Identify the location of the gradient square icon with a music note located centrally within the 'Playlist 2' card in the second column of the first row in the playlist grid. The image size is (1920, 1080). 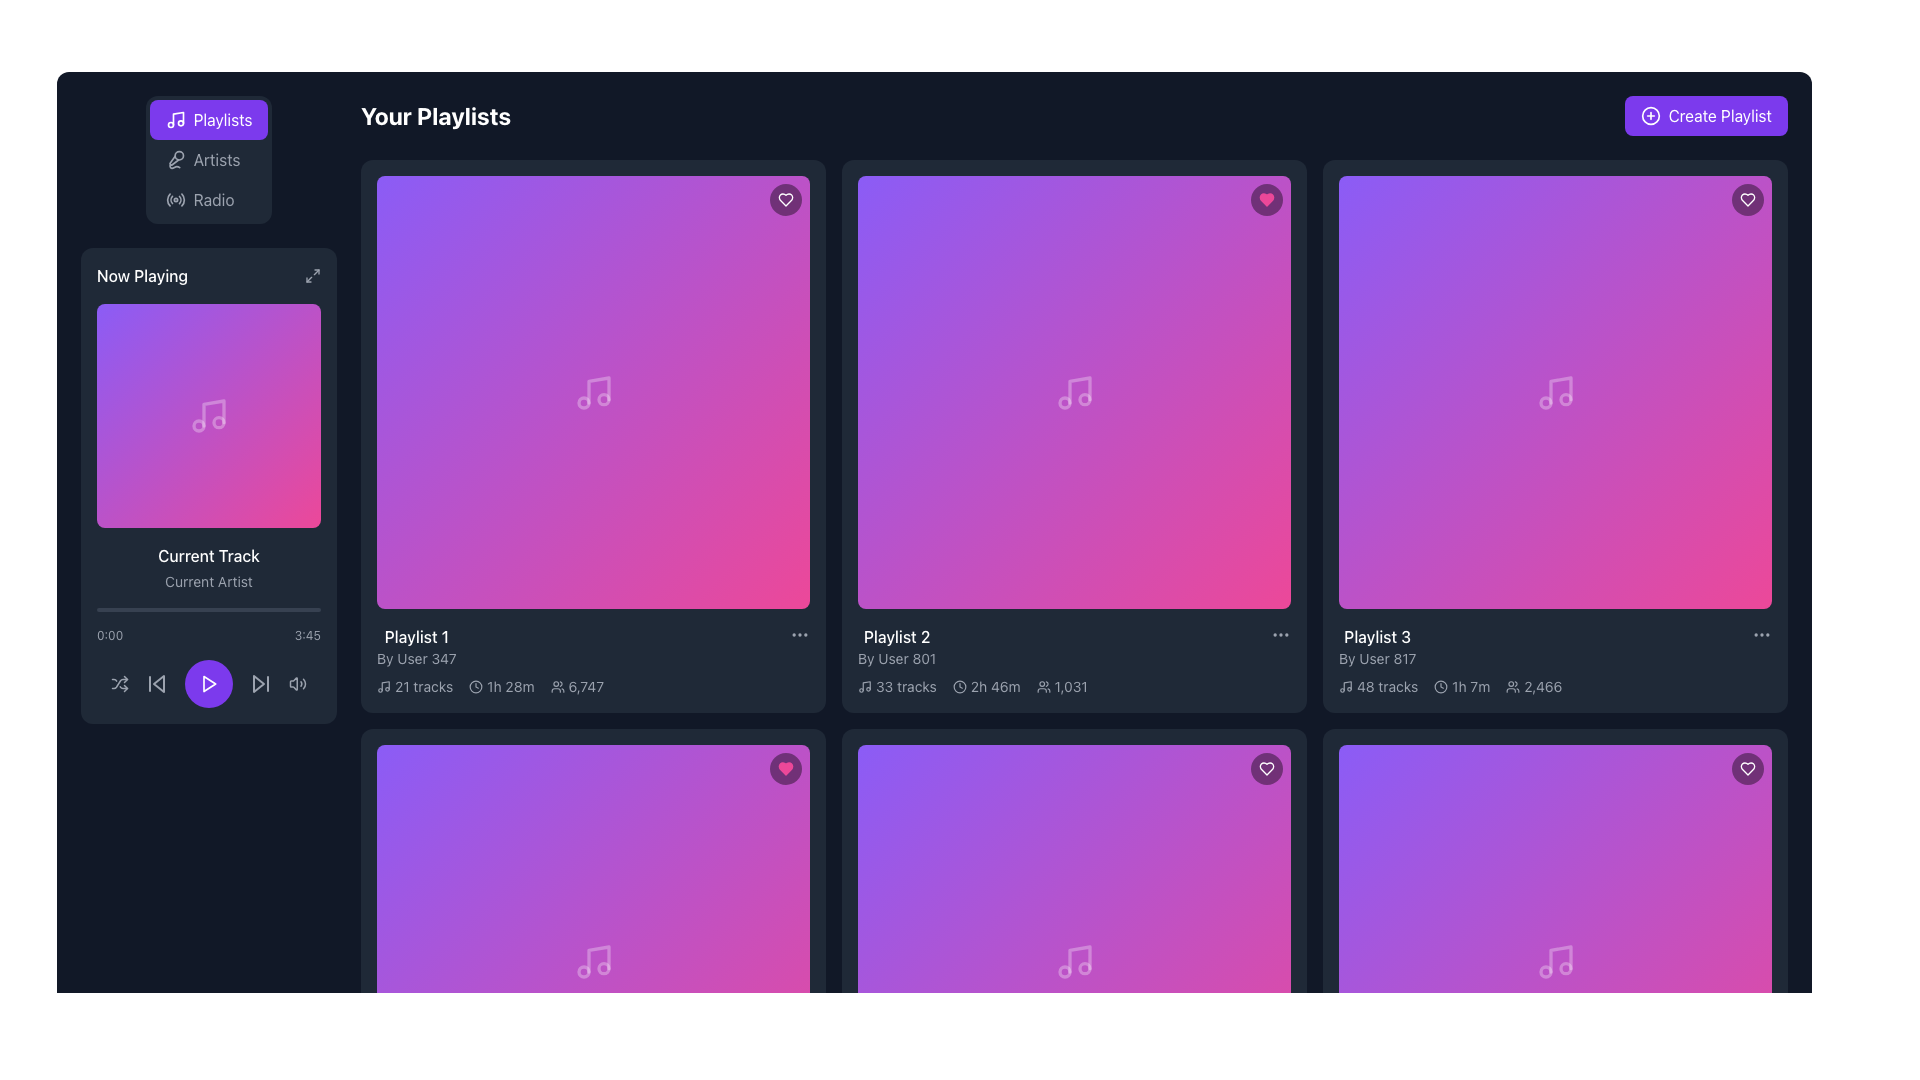
(1073, 392).